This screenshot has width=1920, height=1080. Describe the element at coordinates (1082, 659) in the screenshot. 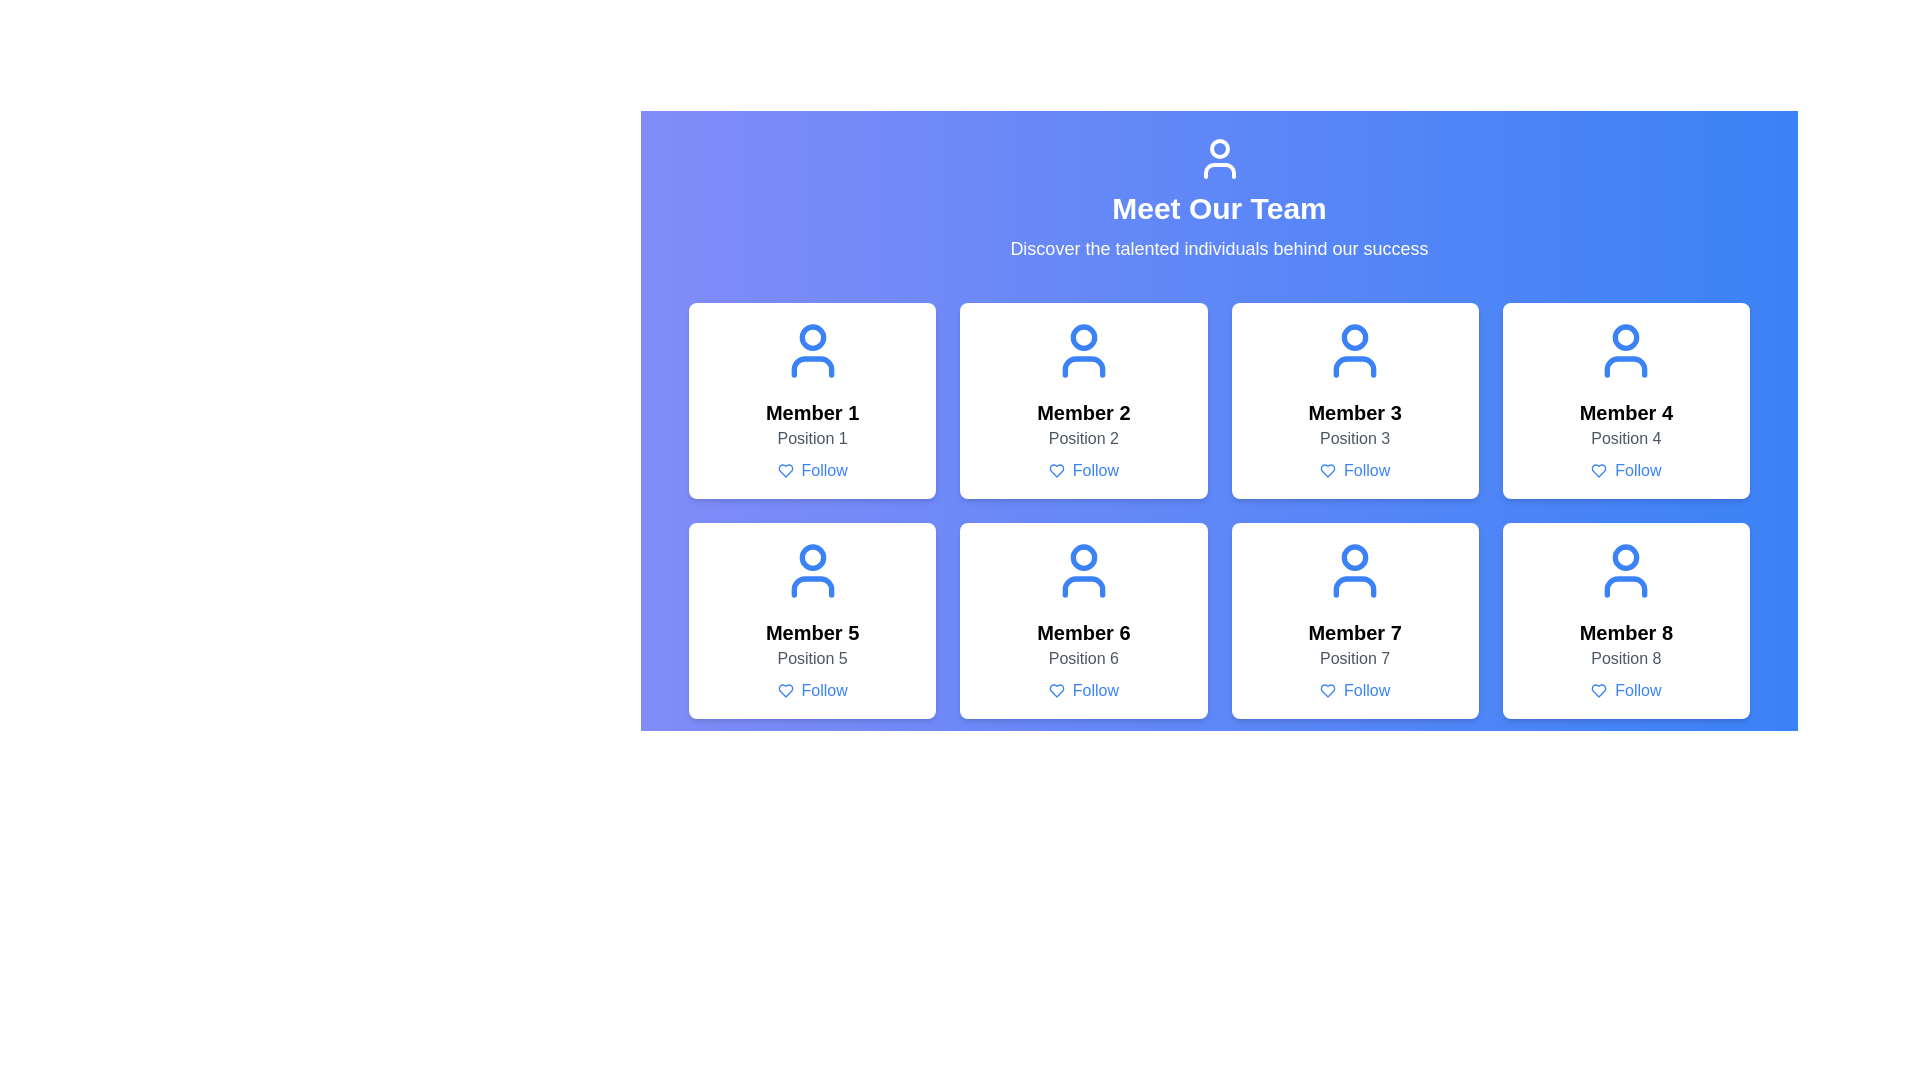

I see `the text label displaying 'Position 6', which is located beneath the title 'Member 6' in the team section of the interface` at that location.